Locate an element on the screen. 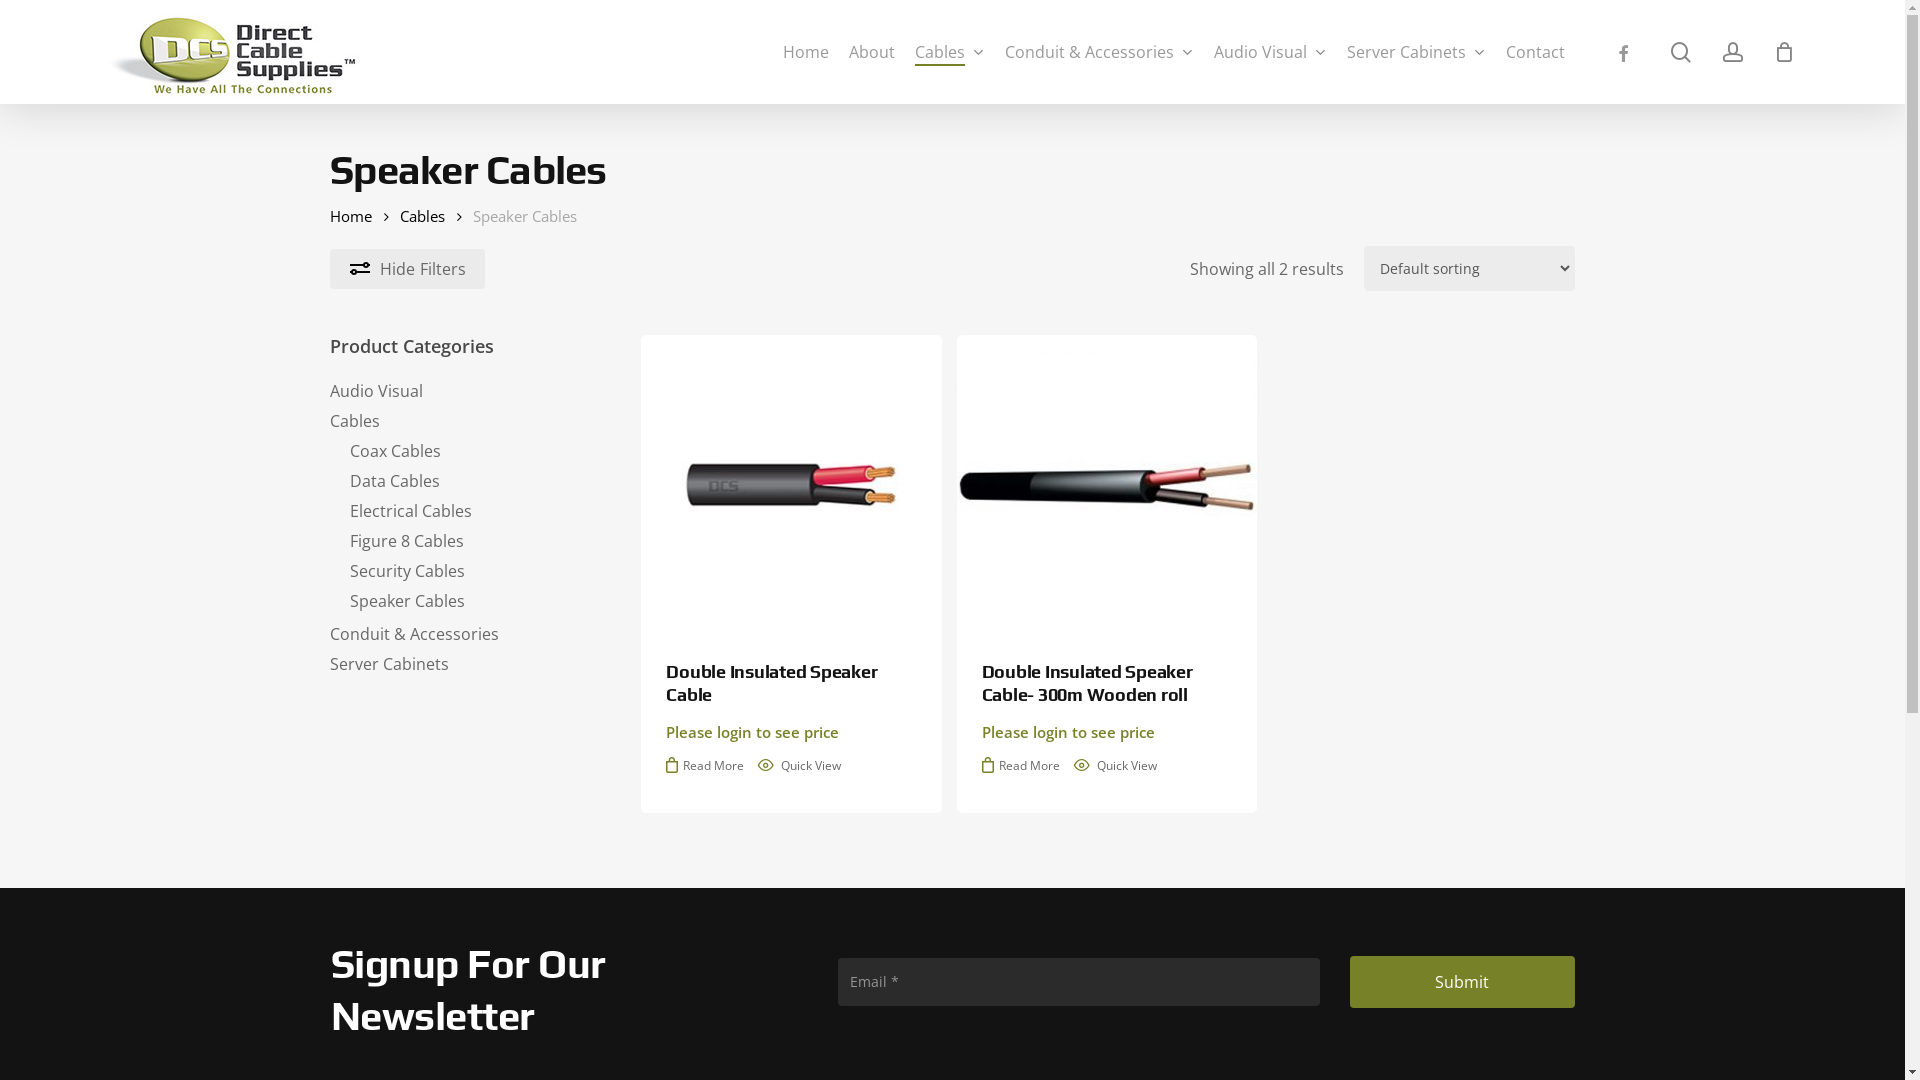 Image resolution: width=1920 pixels, height=1080 pixels. 'search' is located at coordinates (1680, 51).